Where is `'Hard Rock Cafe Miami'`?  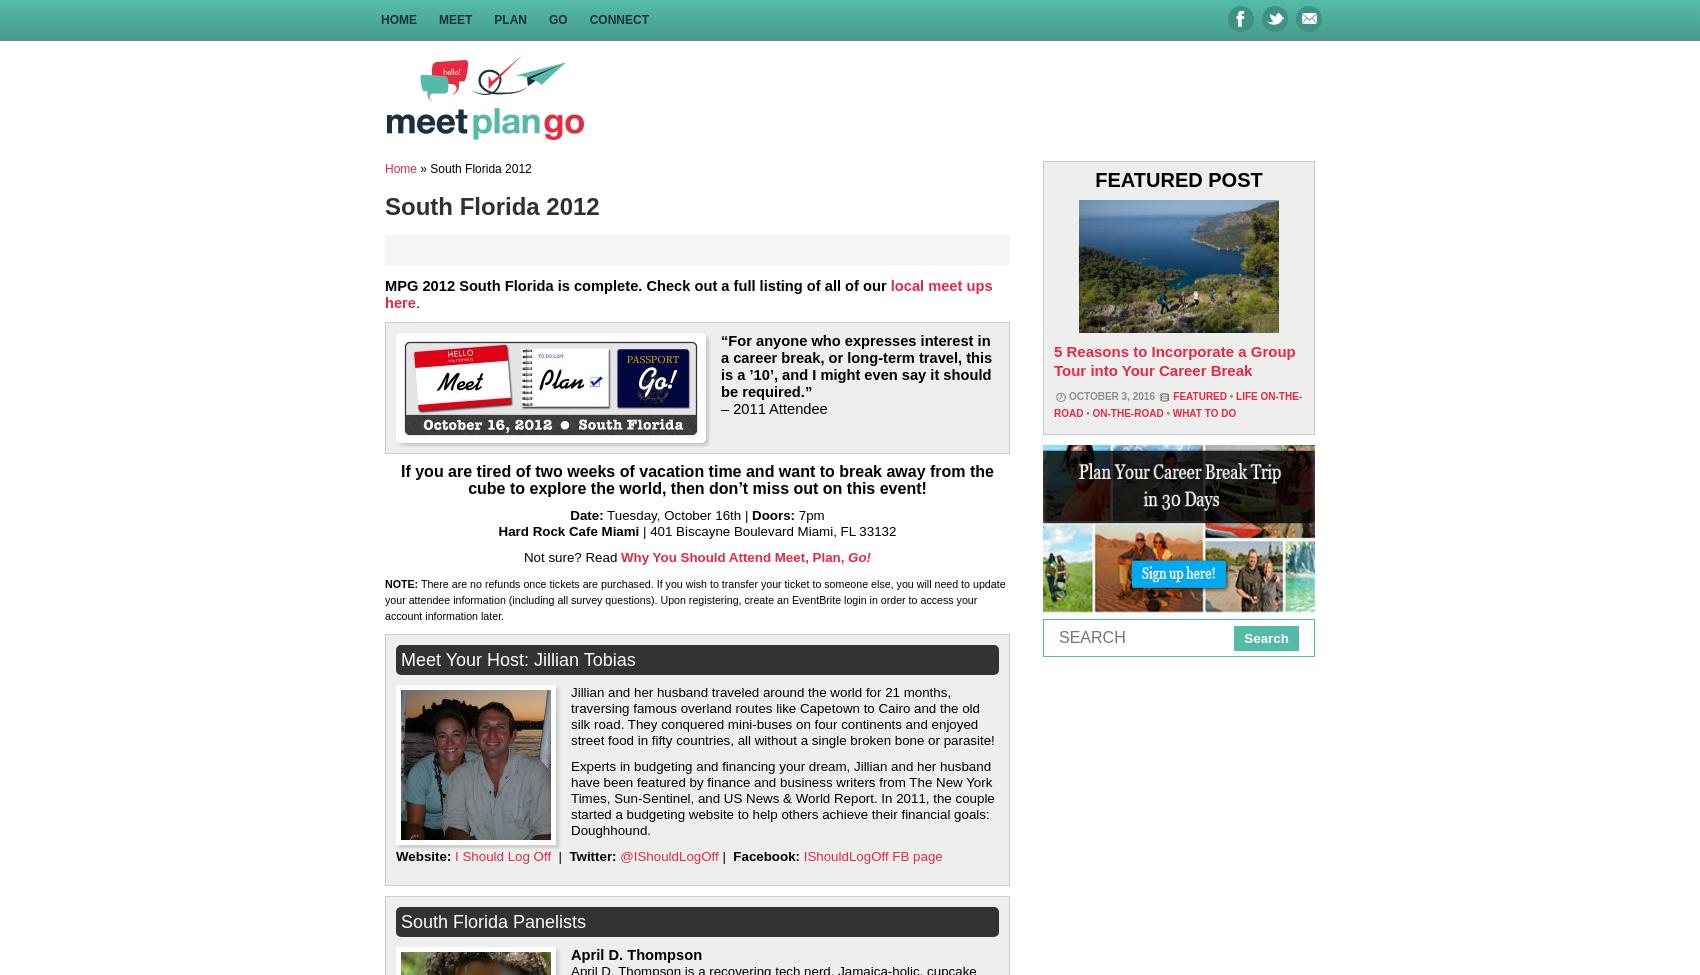 'Hard Rock Cafe Miami' is located at coordinates (497, 530).